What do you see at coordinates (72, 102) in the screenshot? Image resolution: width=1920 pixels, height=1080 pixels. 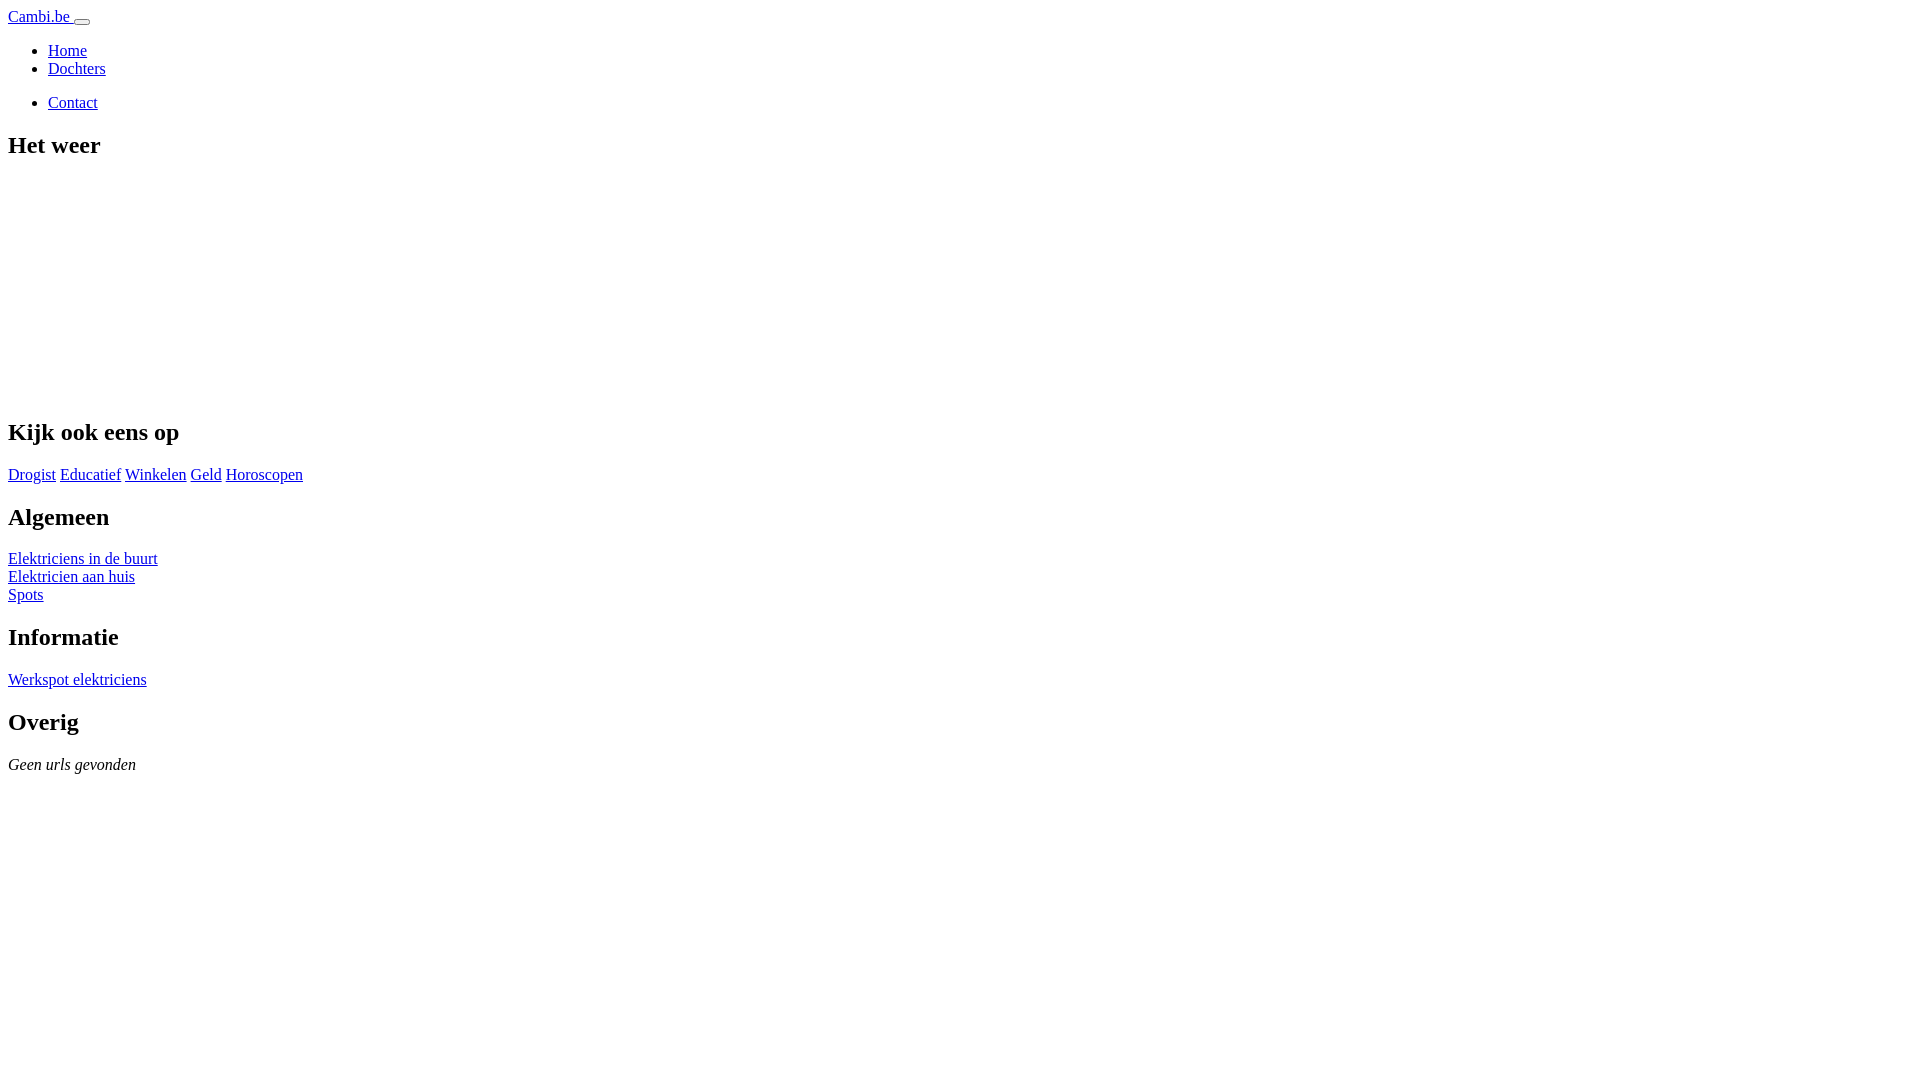 I see `'Contact'` at bounding box center [72, 102].